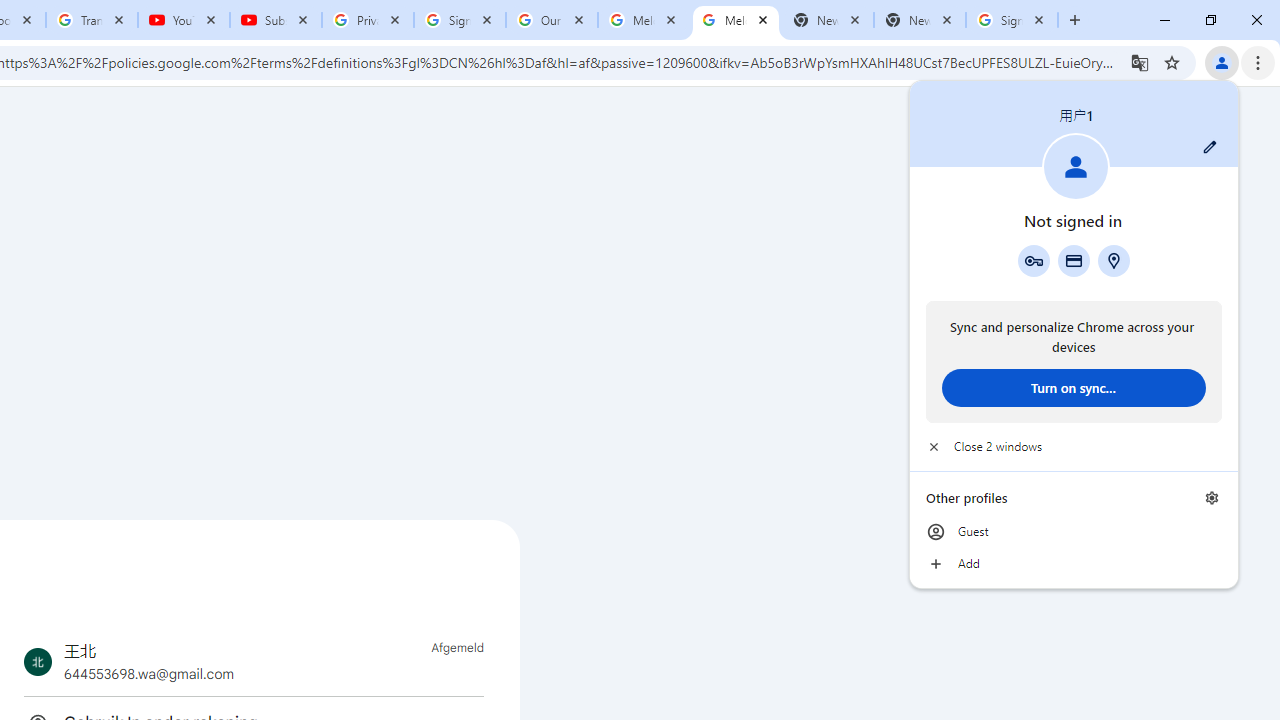  I want to click on 'Google Password Manager', so click(1033, 260).